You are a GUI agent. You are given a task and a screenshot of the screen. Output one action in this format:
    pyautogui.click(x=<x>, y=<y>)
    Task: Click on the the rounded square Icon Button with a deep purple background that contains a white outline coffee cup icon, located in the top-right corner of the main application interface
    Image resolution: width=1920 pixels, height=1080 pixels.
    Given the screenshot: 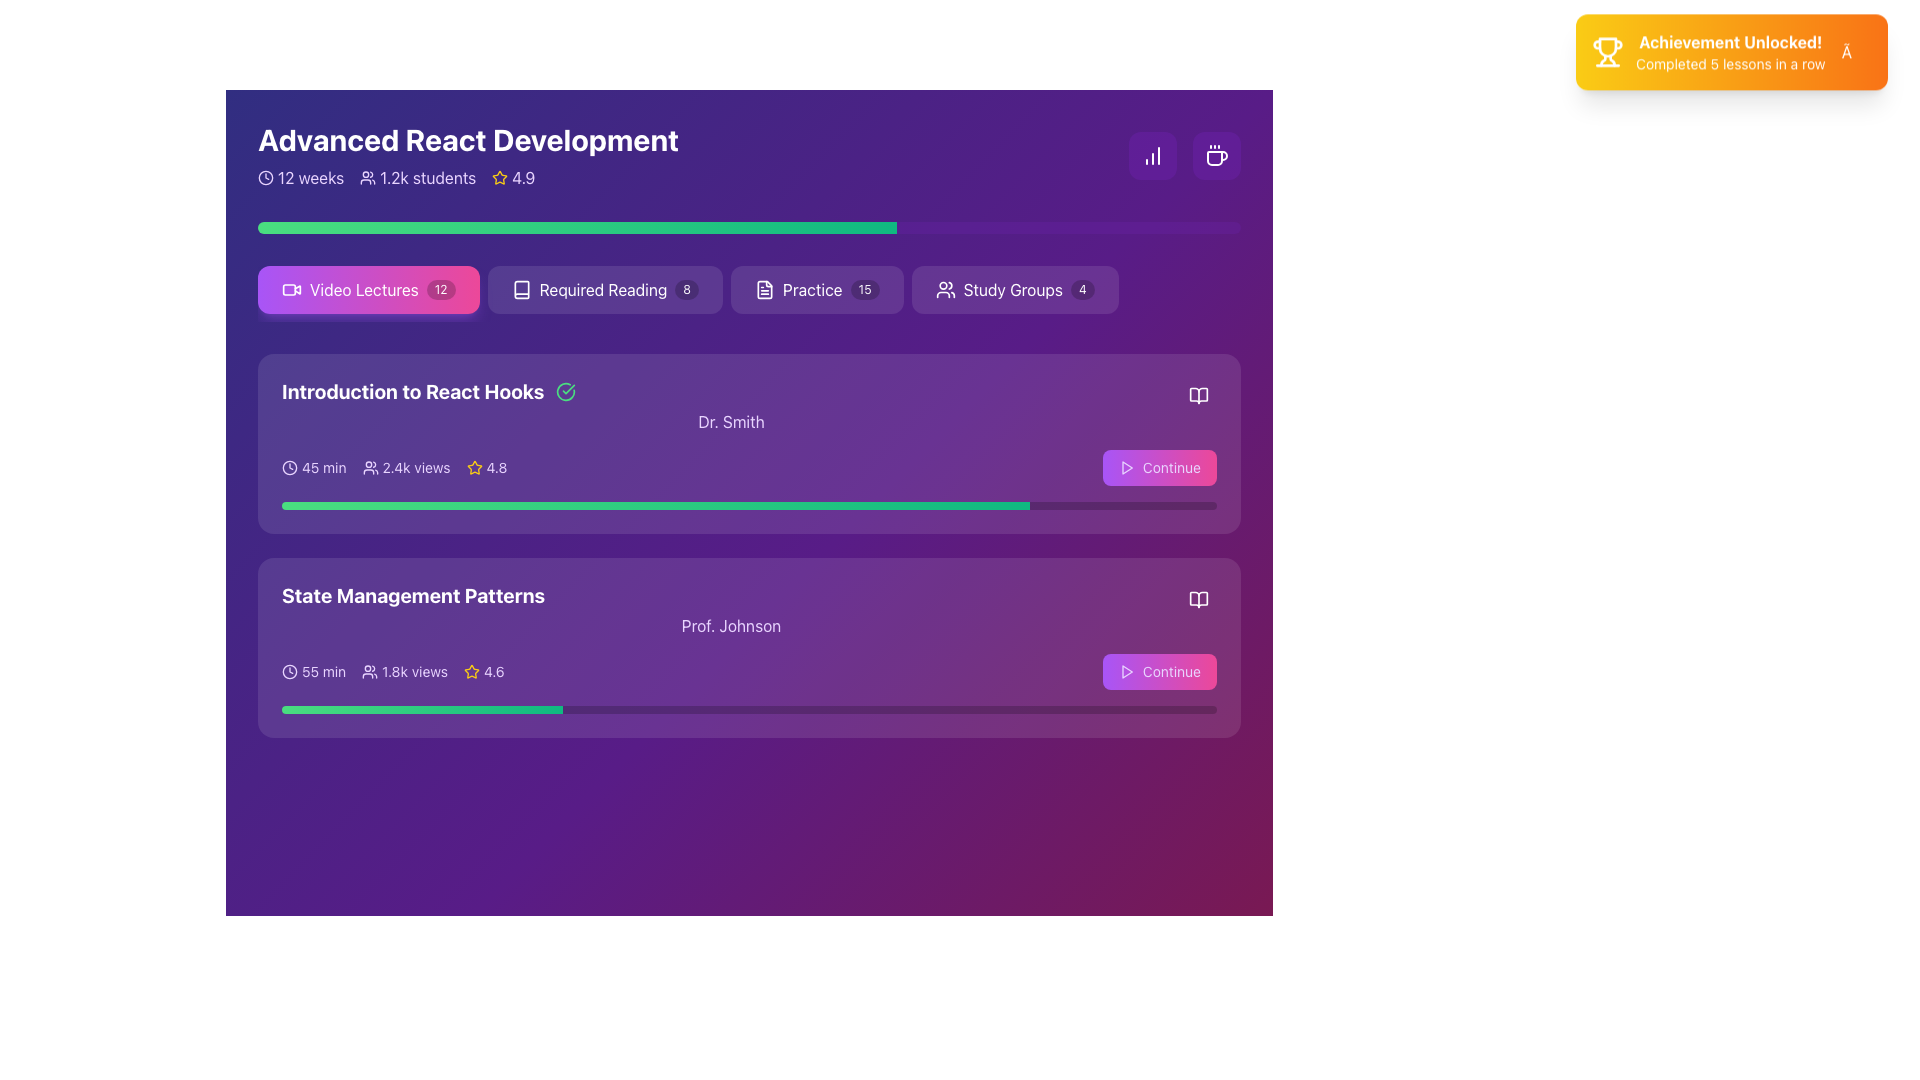 What is the action you would take?
    pyautogui.click(x=1216, y=154)
    